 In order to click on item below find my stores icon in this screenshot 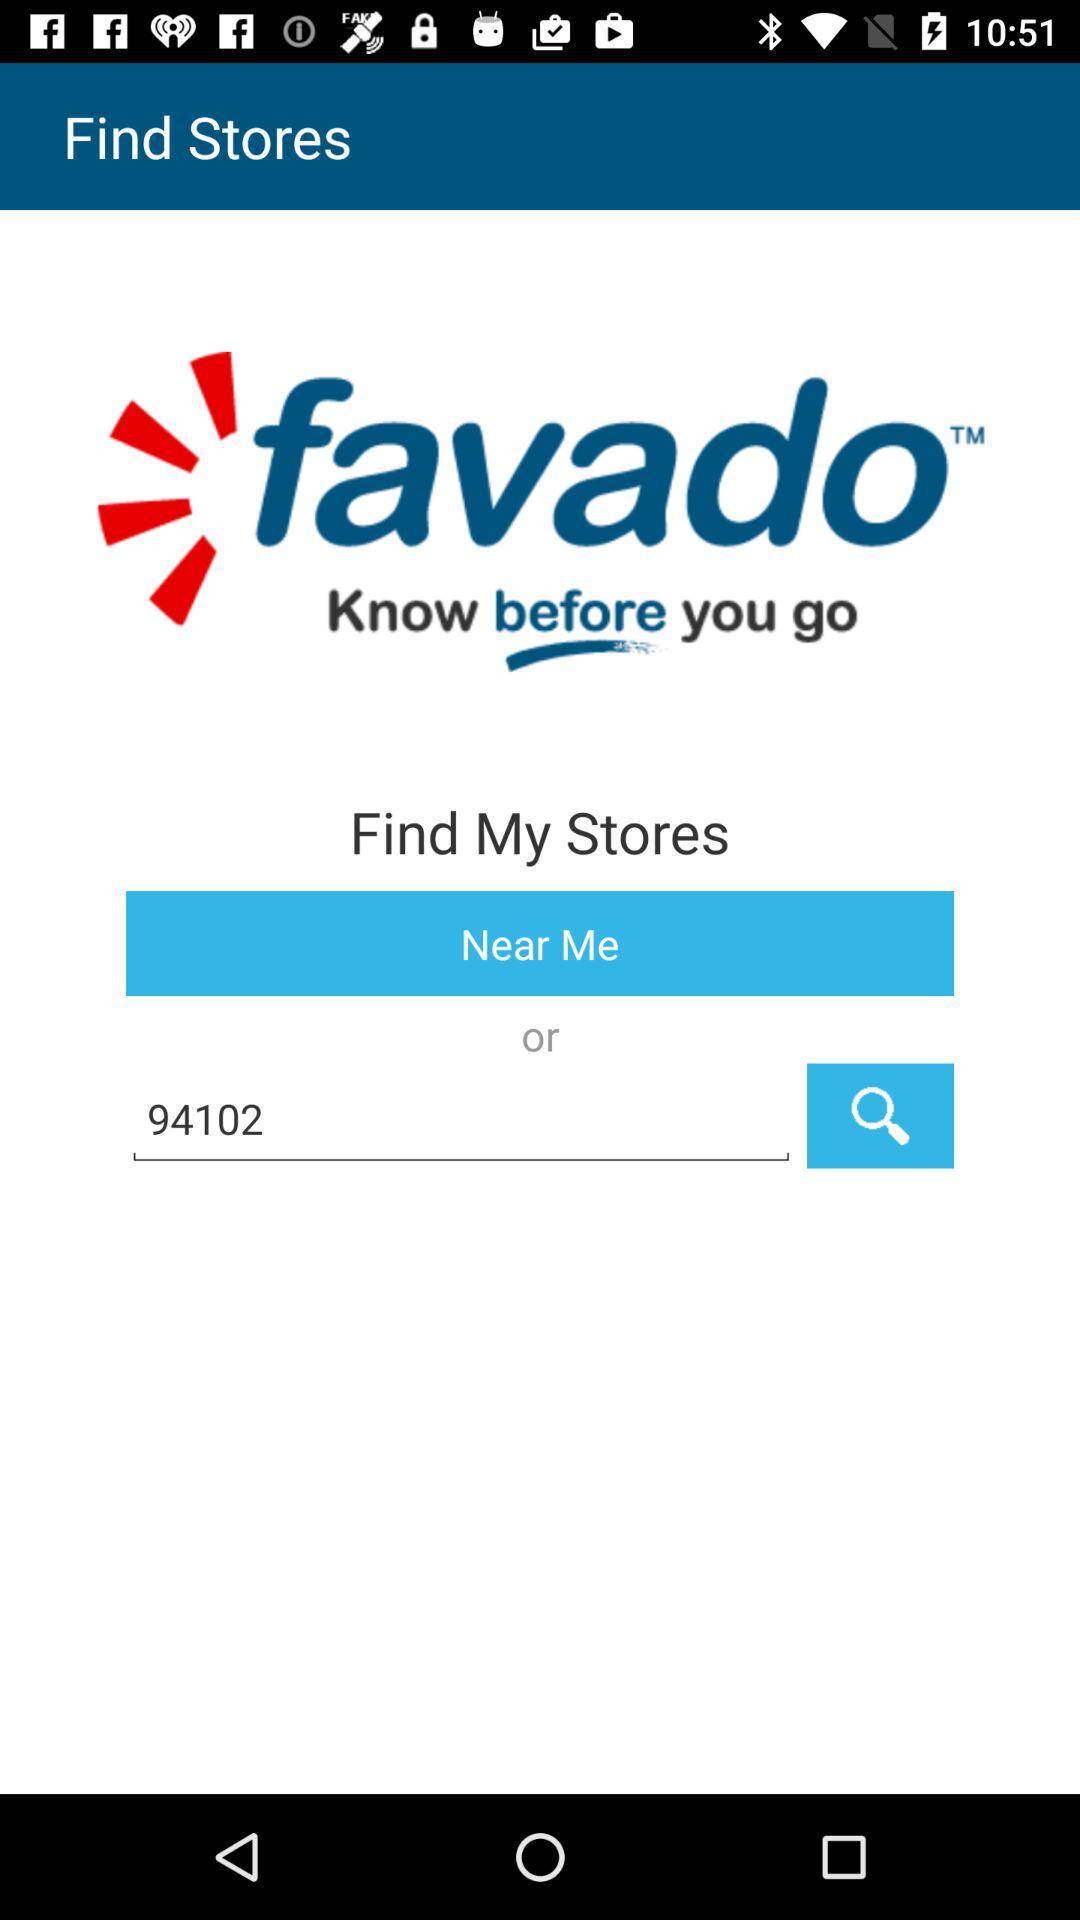, I will do `click(540, 942)`.